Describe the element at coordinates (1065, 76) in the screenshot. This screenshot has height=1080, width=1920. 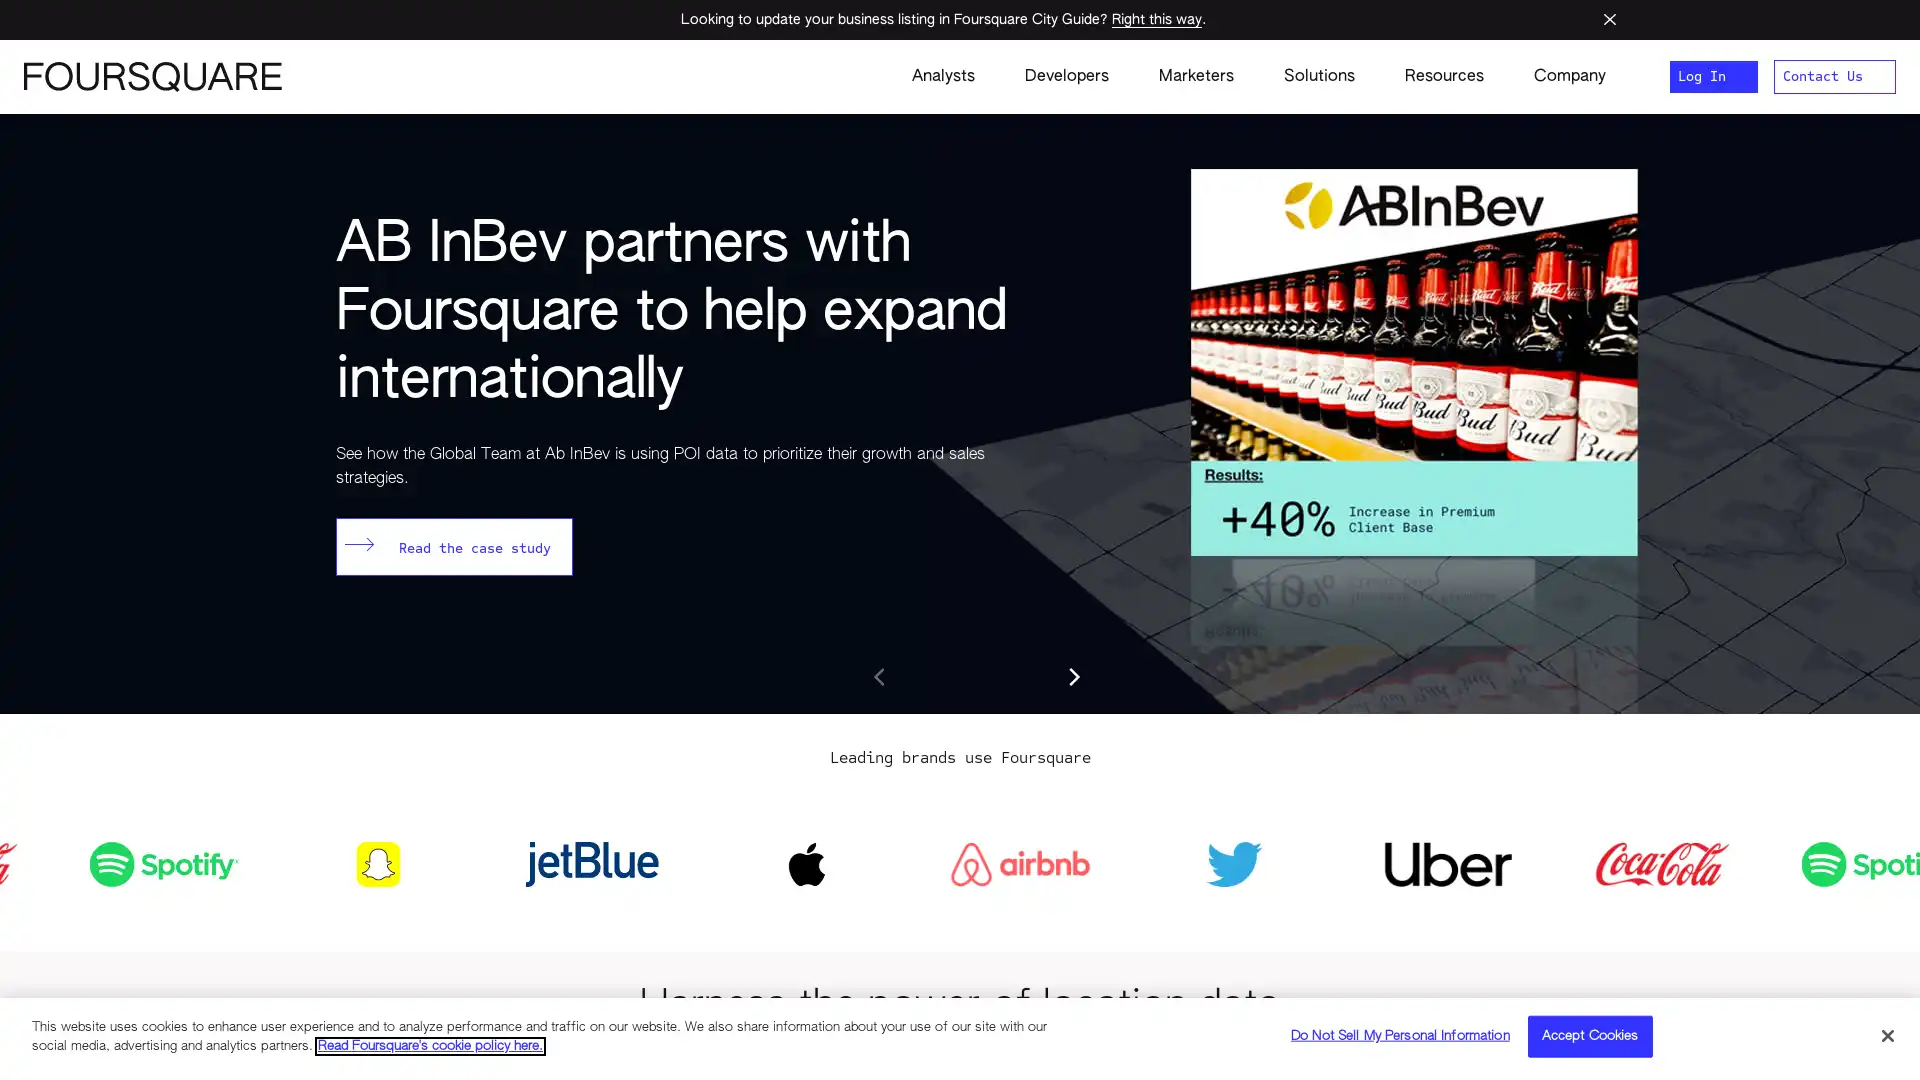
I see `Developers` at that location.